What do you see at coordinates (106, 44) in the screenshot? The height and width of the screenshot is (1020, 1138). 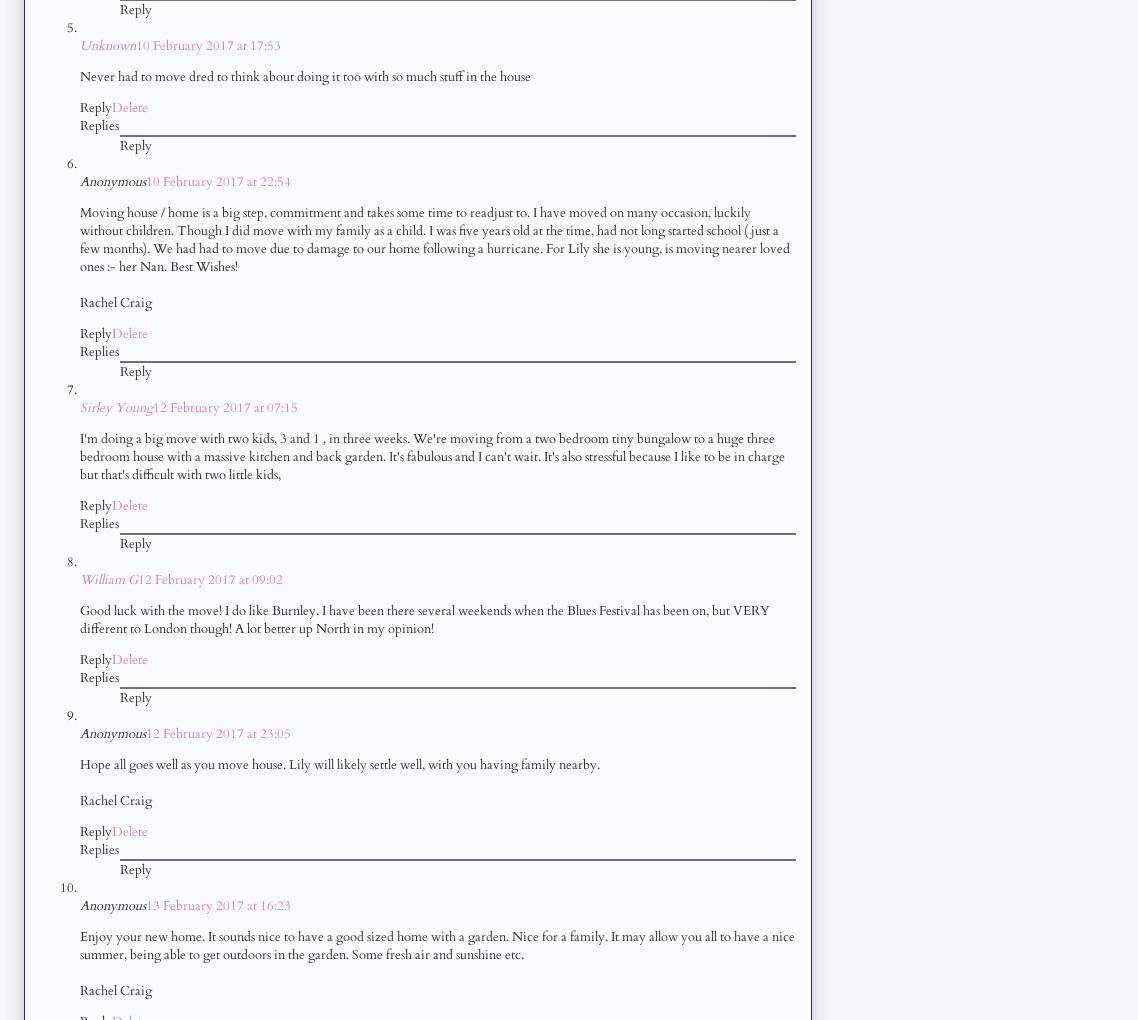 I see `'Unknown'` at bounding box center [106, 44].